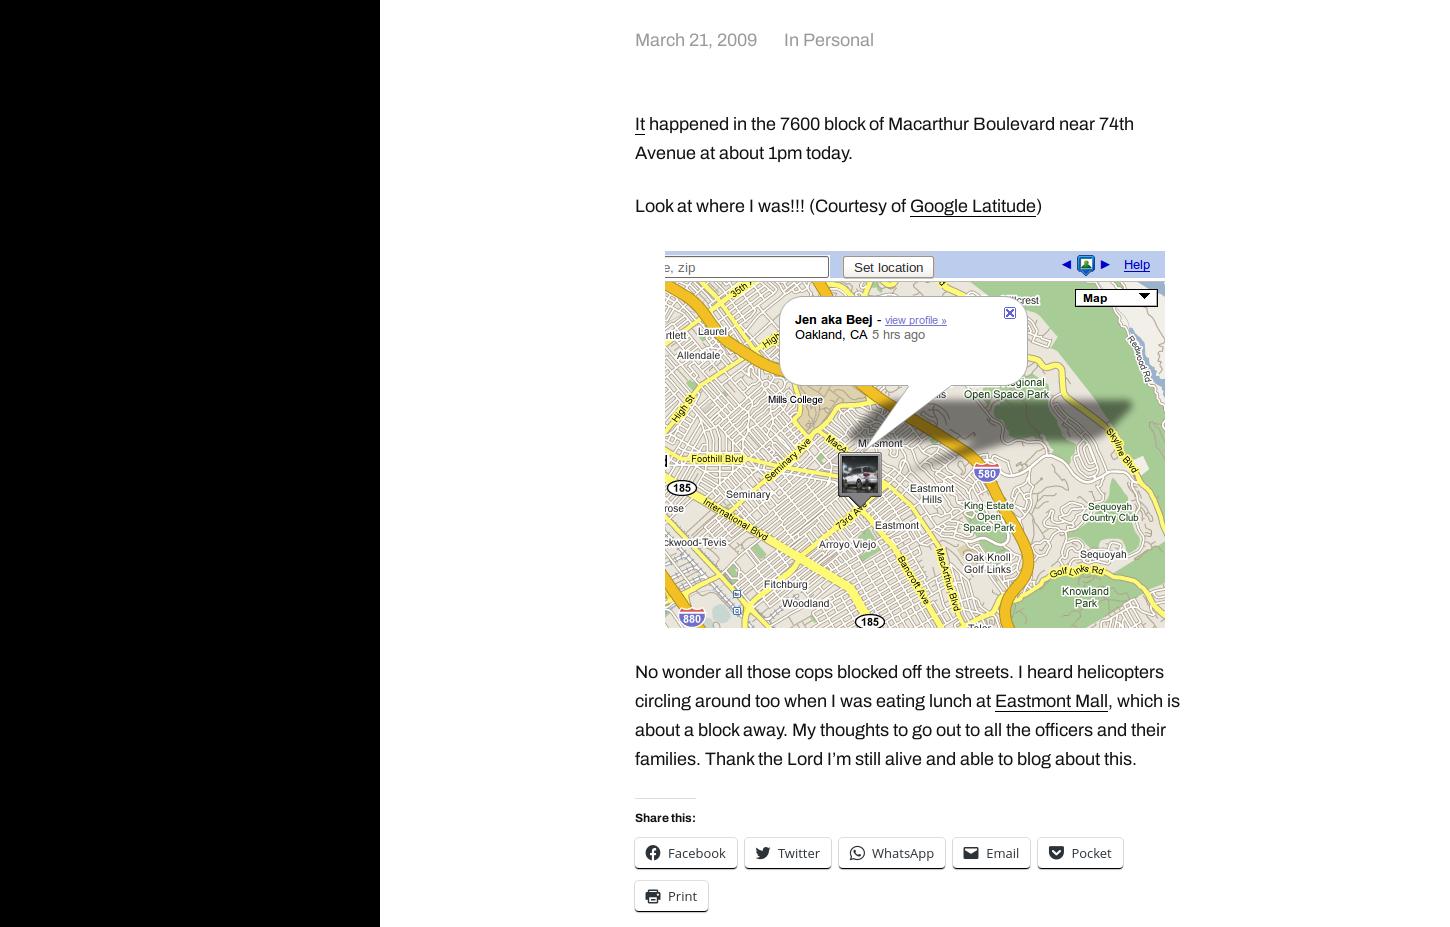 This screenshot has width=1450, height=927. I want to click on 'No wonder all those cops blocked off the streets. I heard helicopters circling around too when I was eating lunch at', so click(633, 684).